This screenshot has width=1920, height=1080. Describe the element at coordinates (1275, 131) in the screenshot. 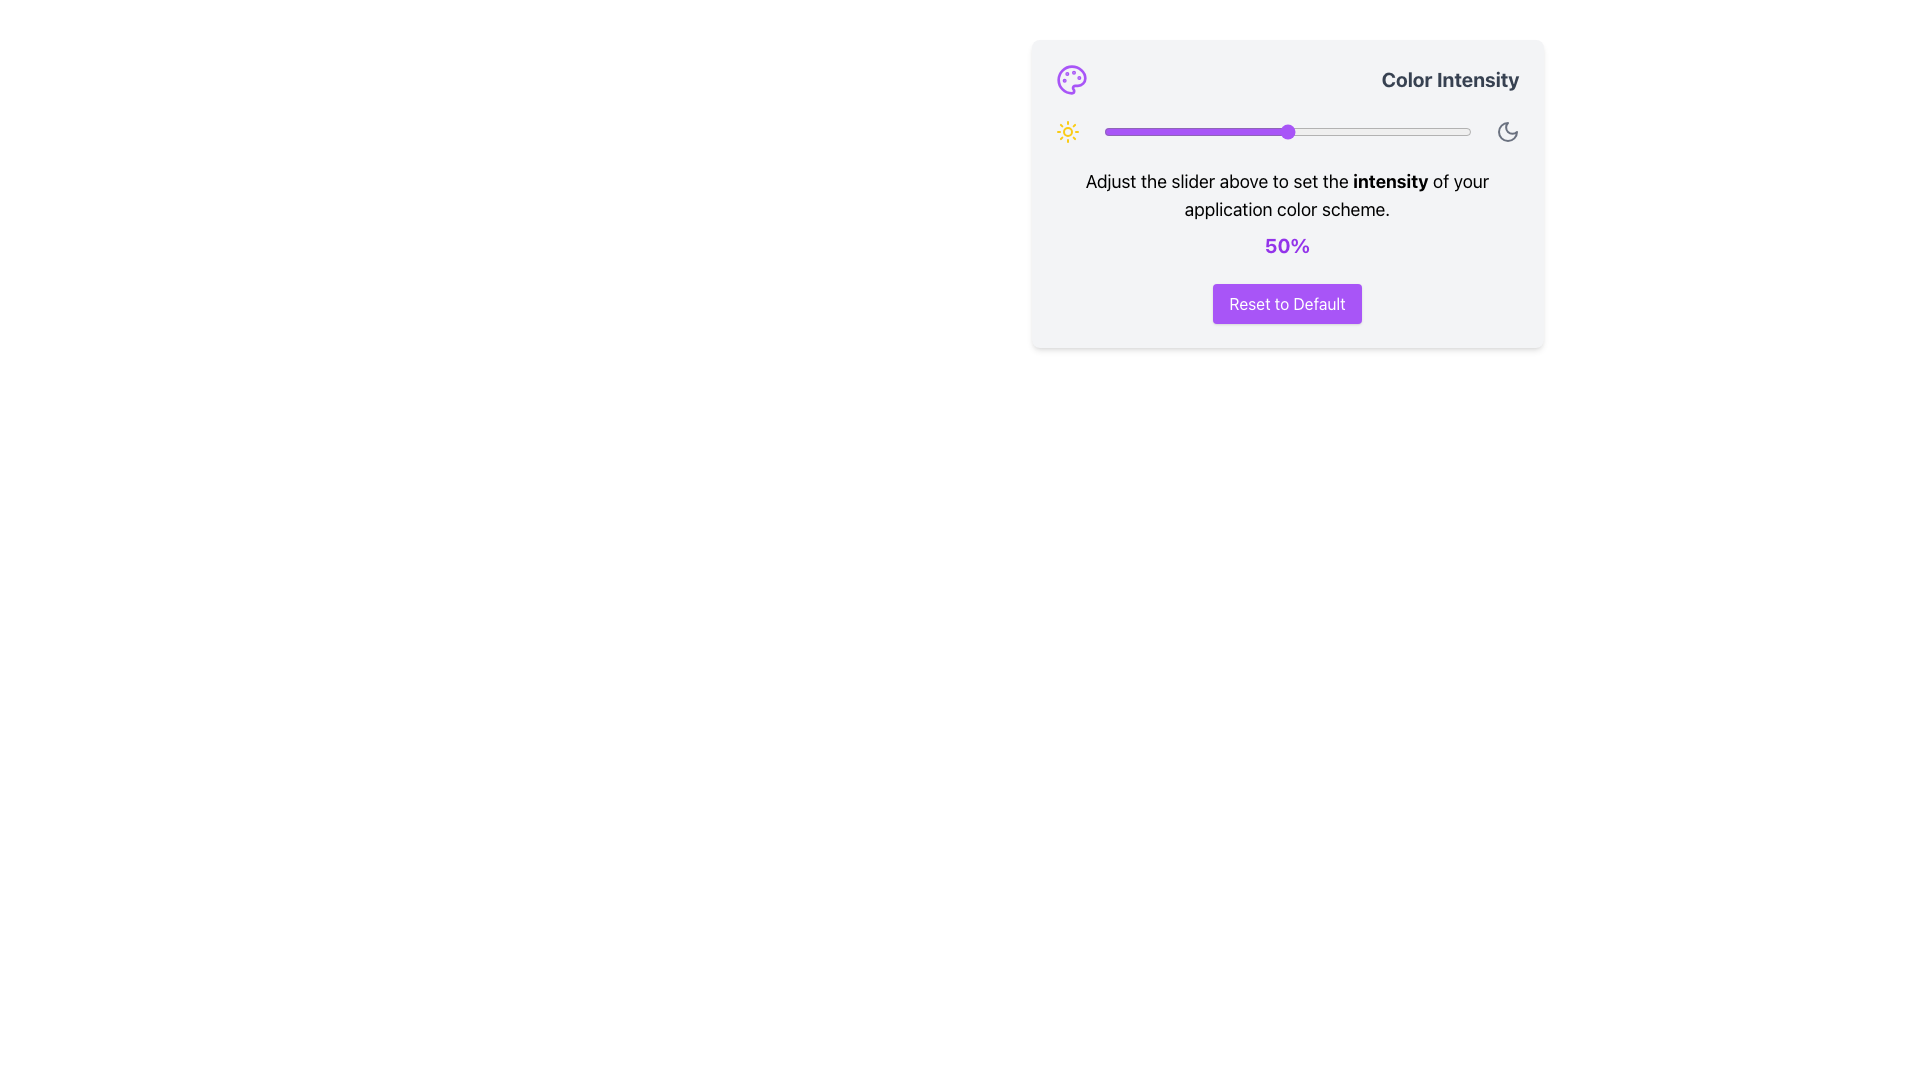

I see `the color intensity slider` at that location.